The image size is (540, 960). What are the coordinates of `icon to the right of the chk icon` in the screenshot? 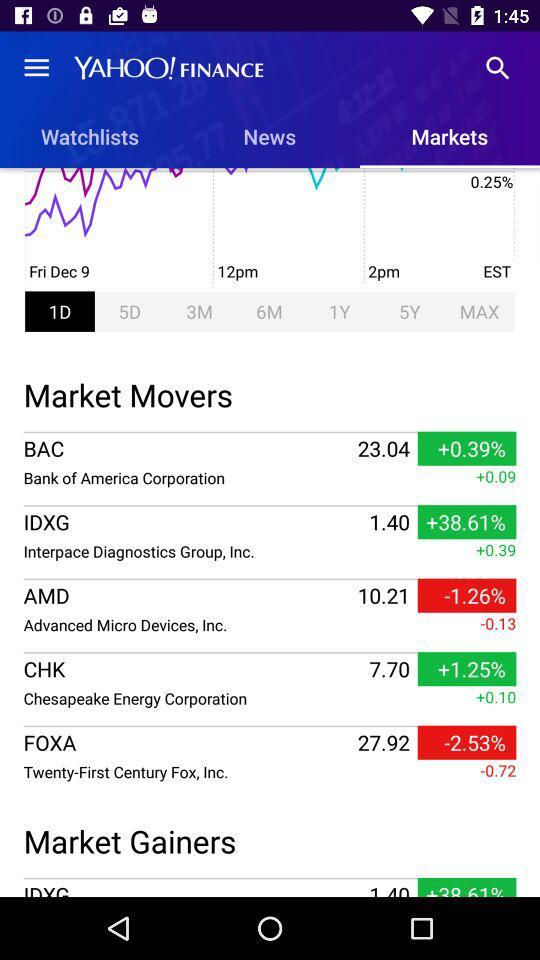 It's located at (389, 669).